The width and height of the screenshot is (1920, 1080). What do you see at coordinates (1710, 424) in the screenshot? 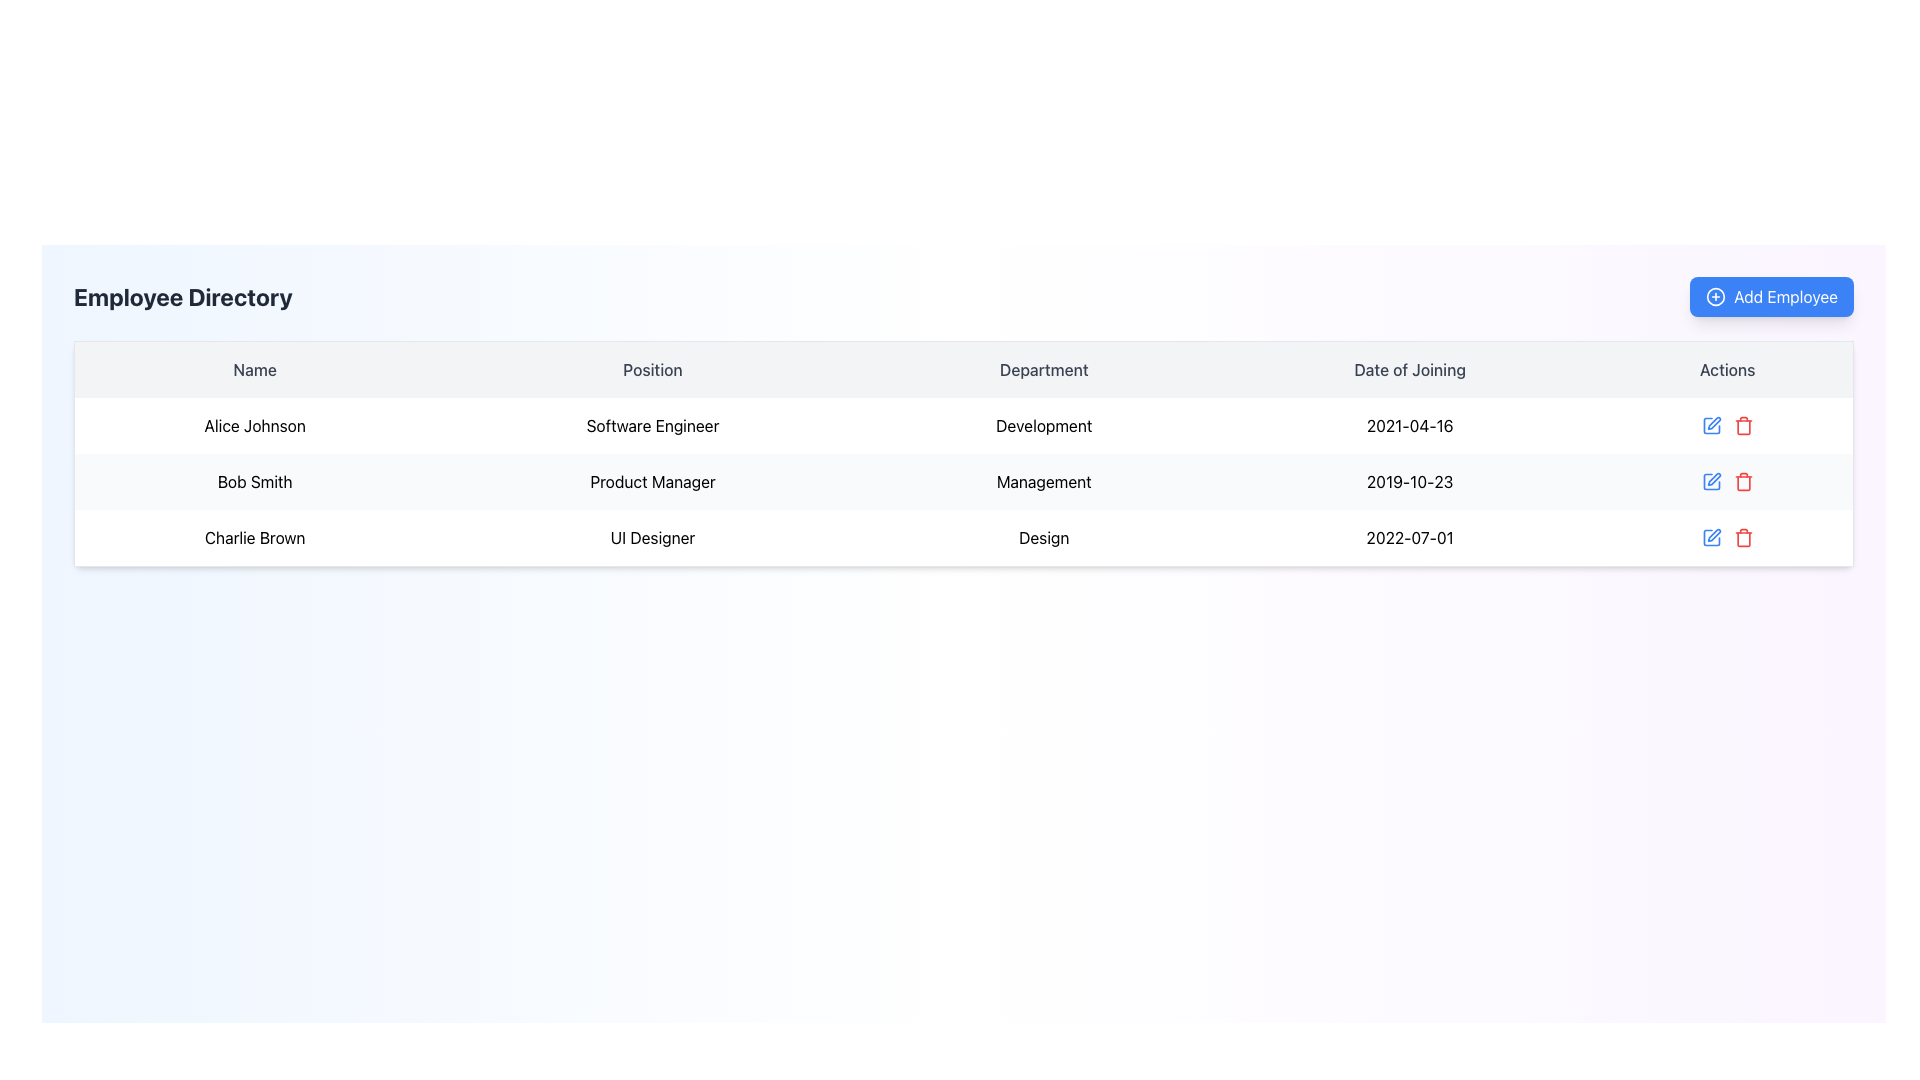
I see `the upper square part of the editing icon in the 'Actions' column for the record named Alice Johnson to initiate editing` at bounding box center [1710, 424].